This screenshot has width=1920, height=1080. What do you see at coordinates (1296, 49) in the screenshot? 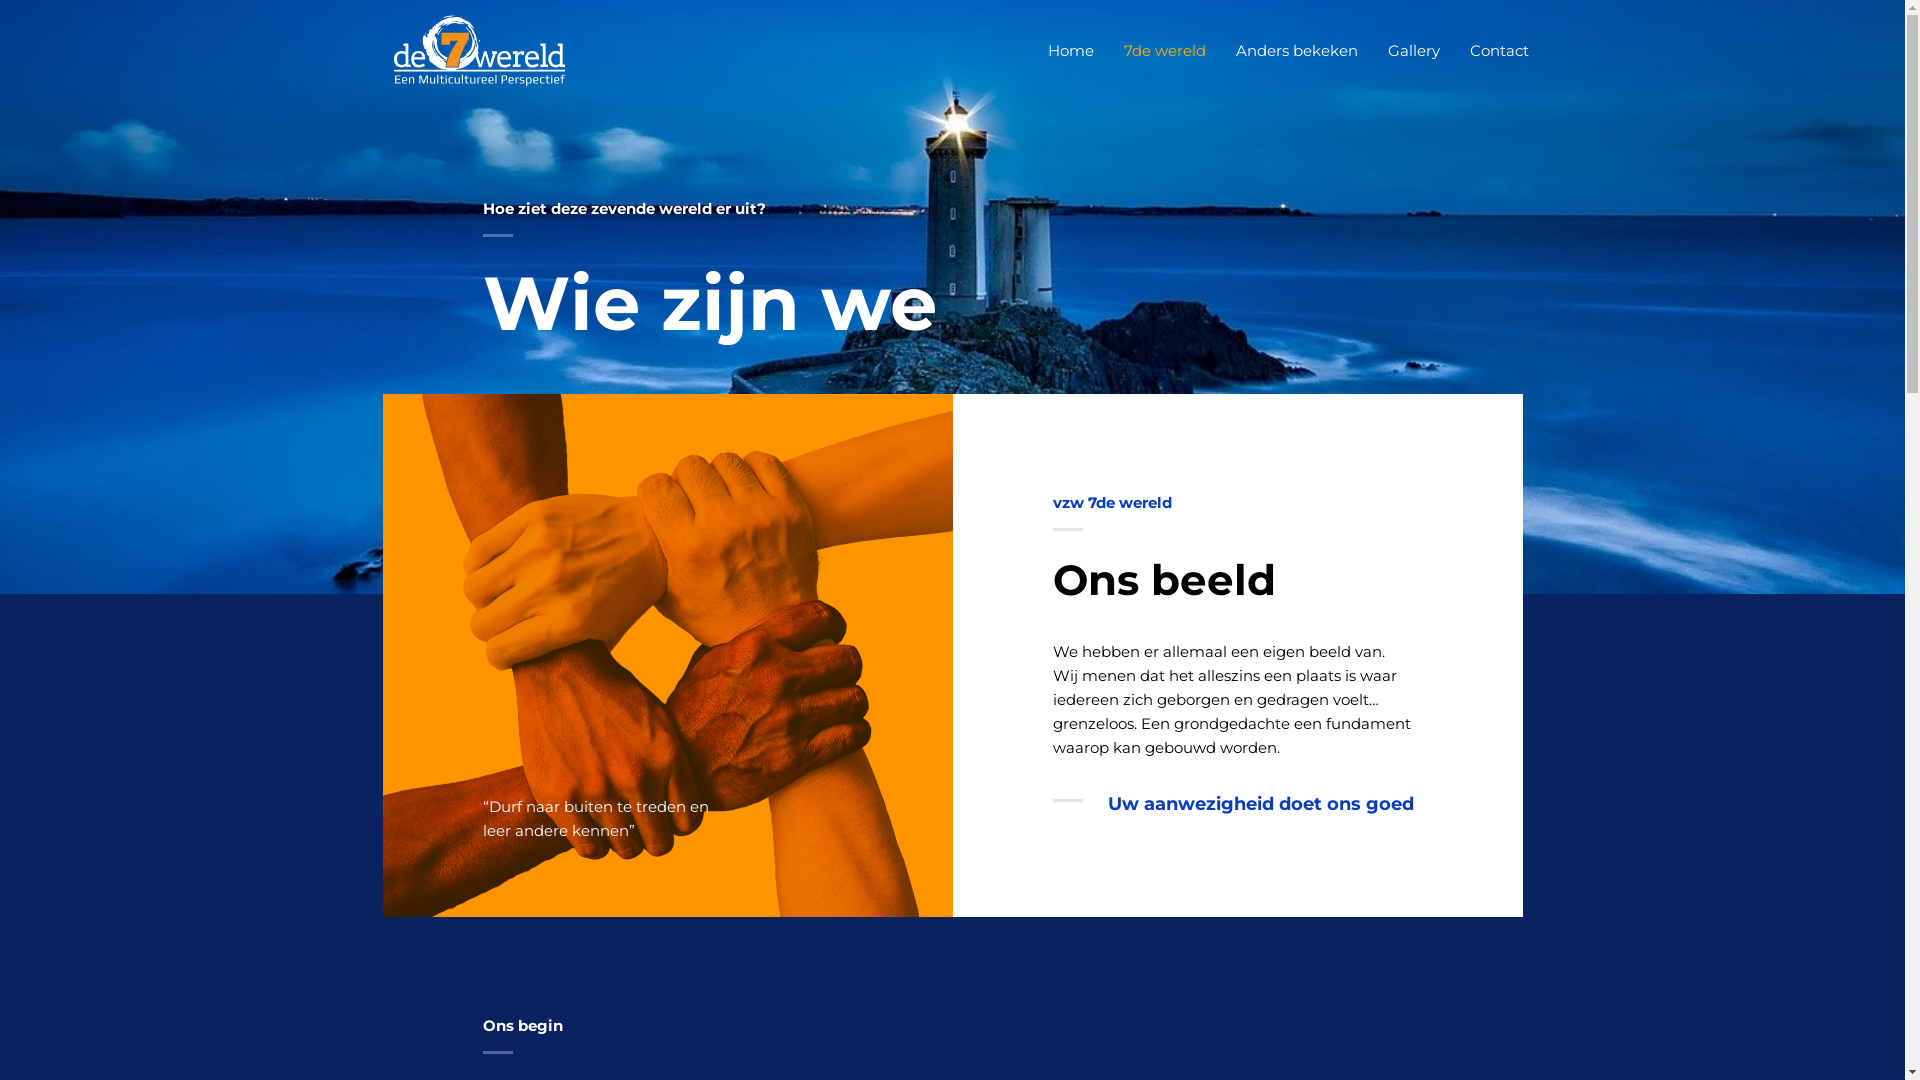
I see `'Anders bekeken'` at bounding box center [1296, 49].